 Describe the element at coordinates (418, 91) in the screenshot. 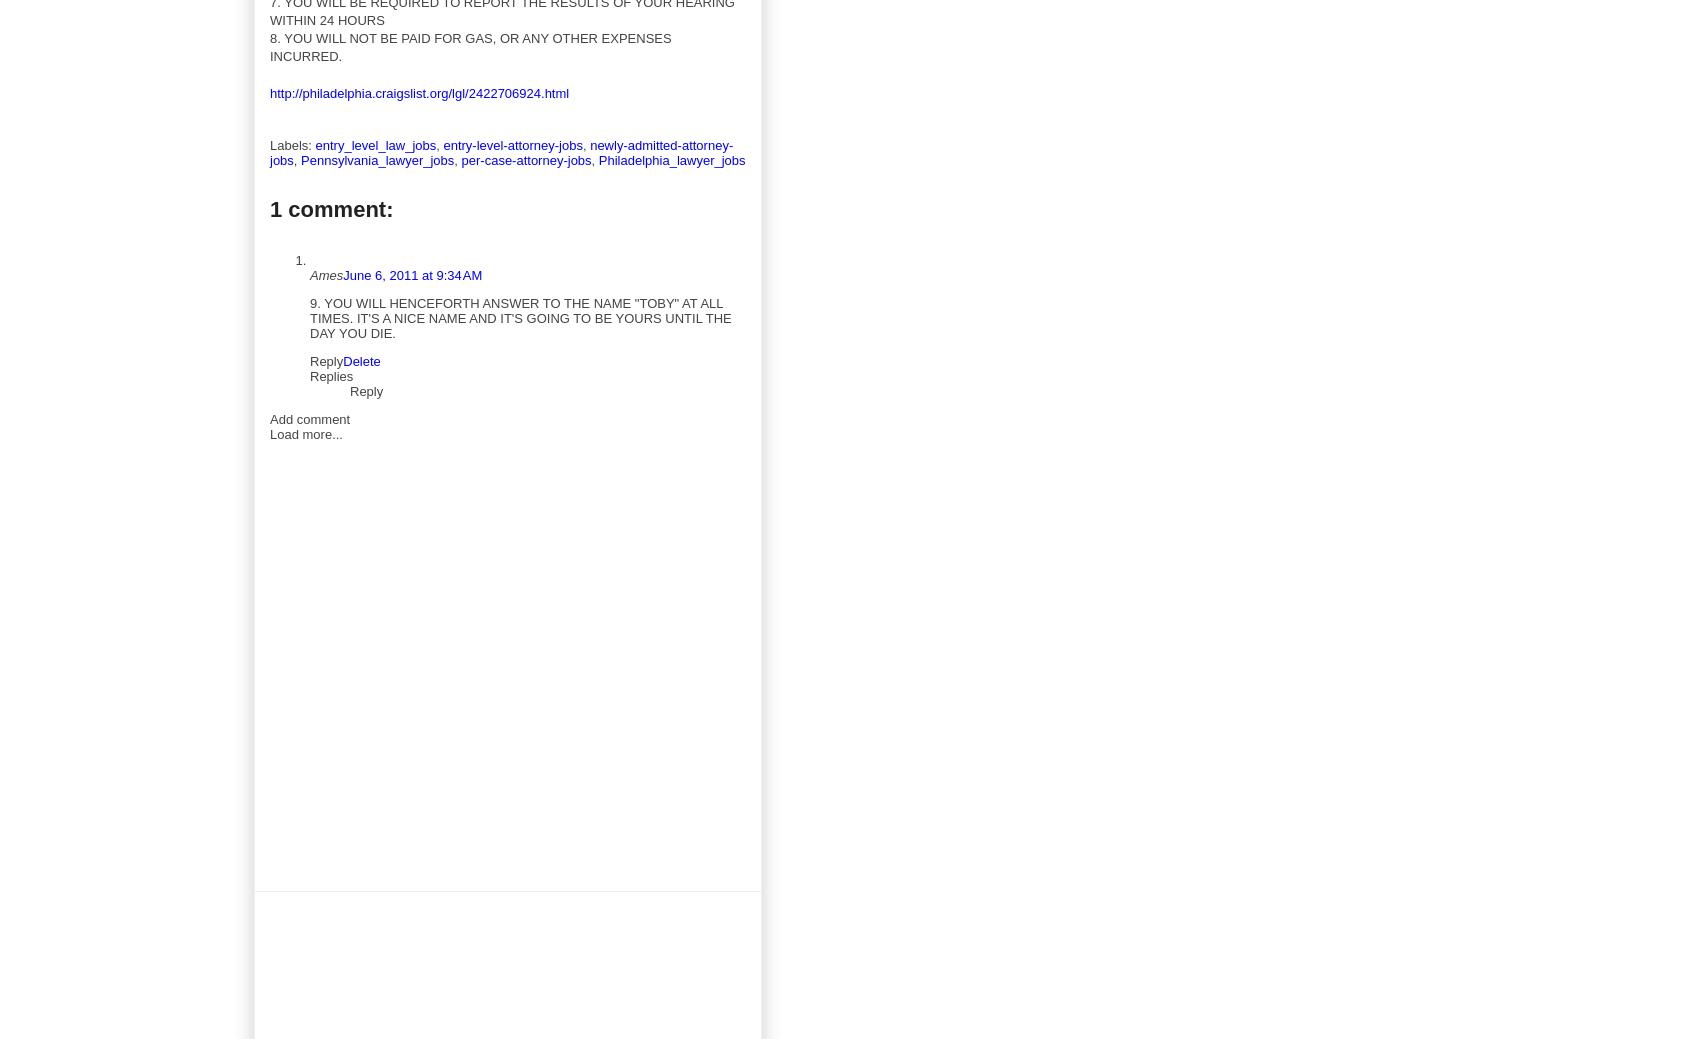

I see `'http://philadelphia.craigslist.org/lgl/2422706924.html'` at that location.